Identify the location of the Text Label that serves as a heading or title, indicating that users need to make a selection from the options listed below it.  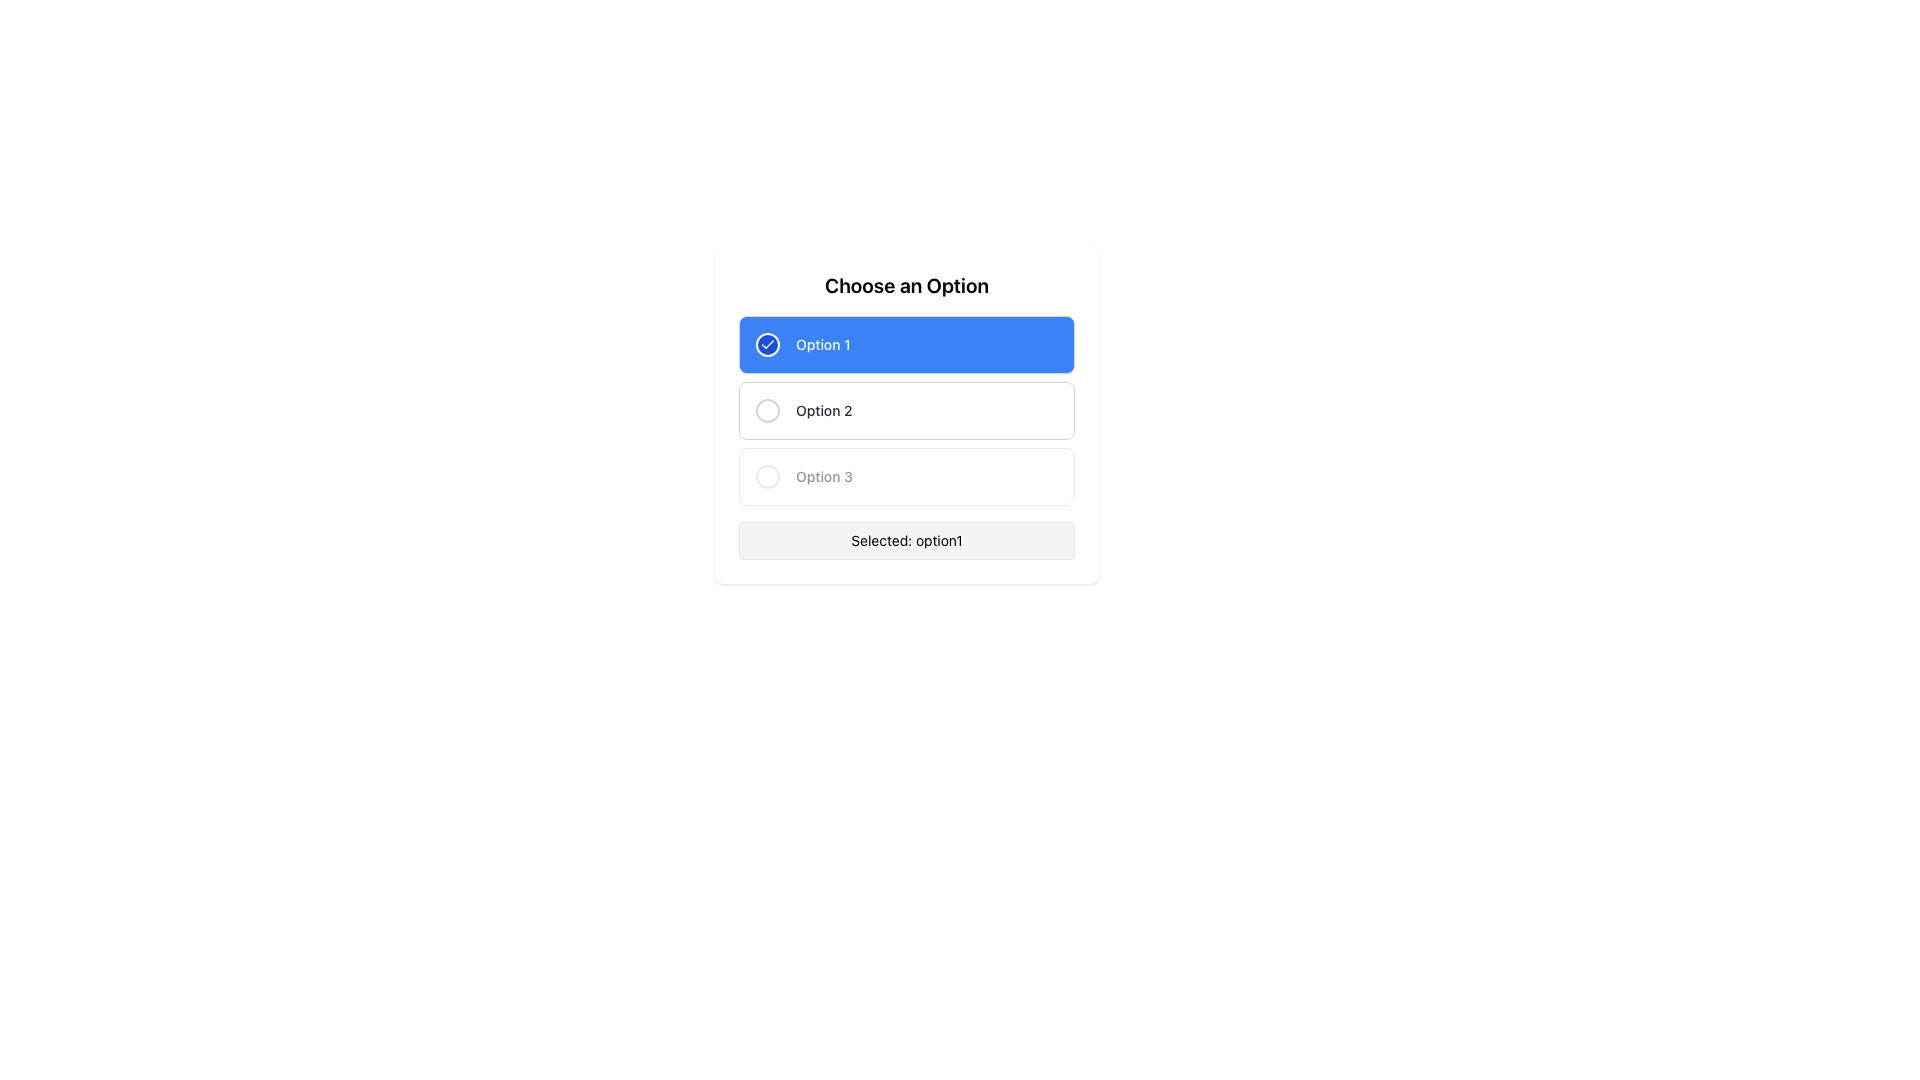
(906, 285).